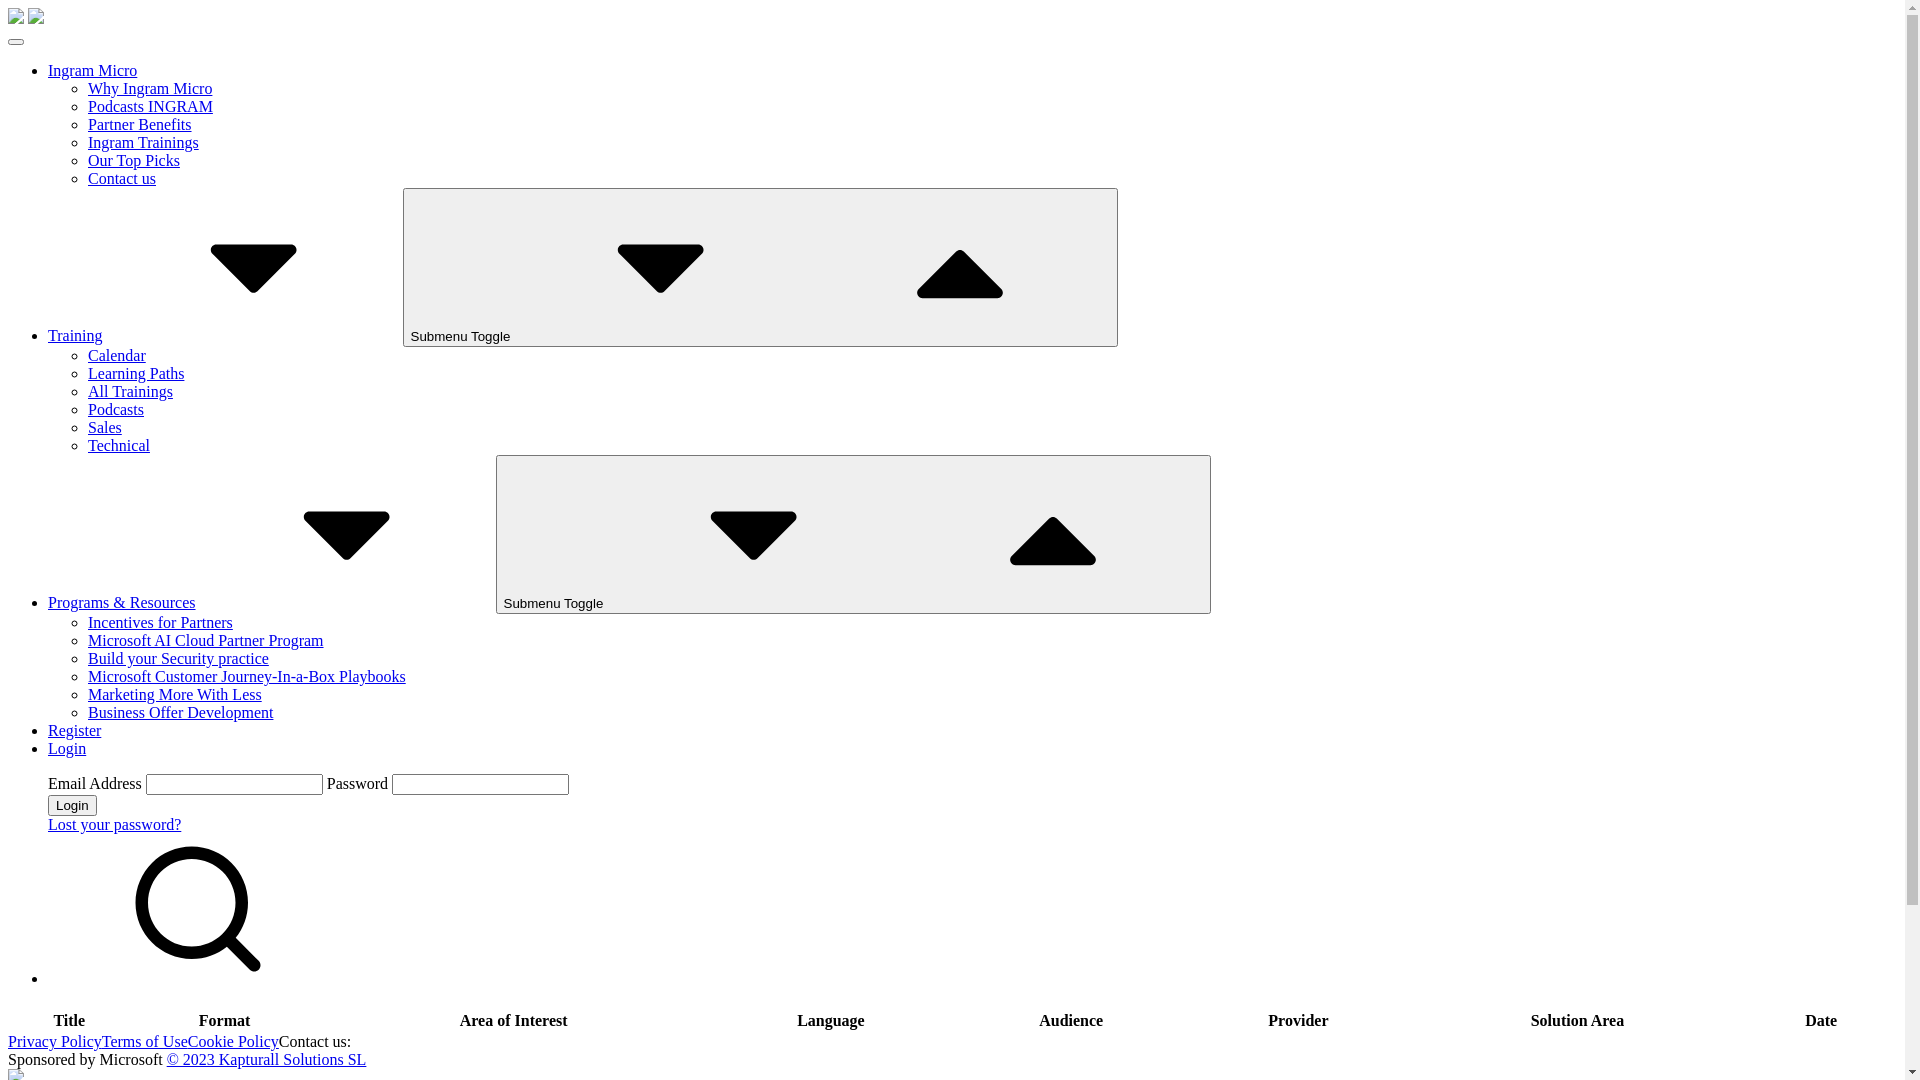 This screenshot has width=1920, height=1080. What do you see at coordinates (206, 640) in the screenshot?
I see `'Microsoft AI Cloud Partner Program'` at bounding box center [206, 640].